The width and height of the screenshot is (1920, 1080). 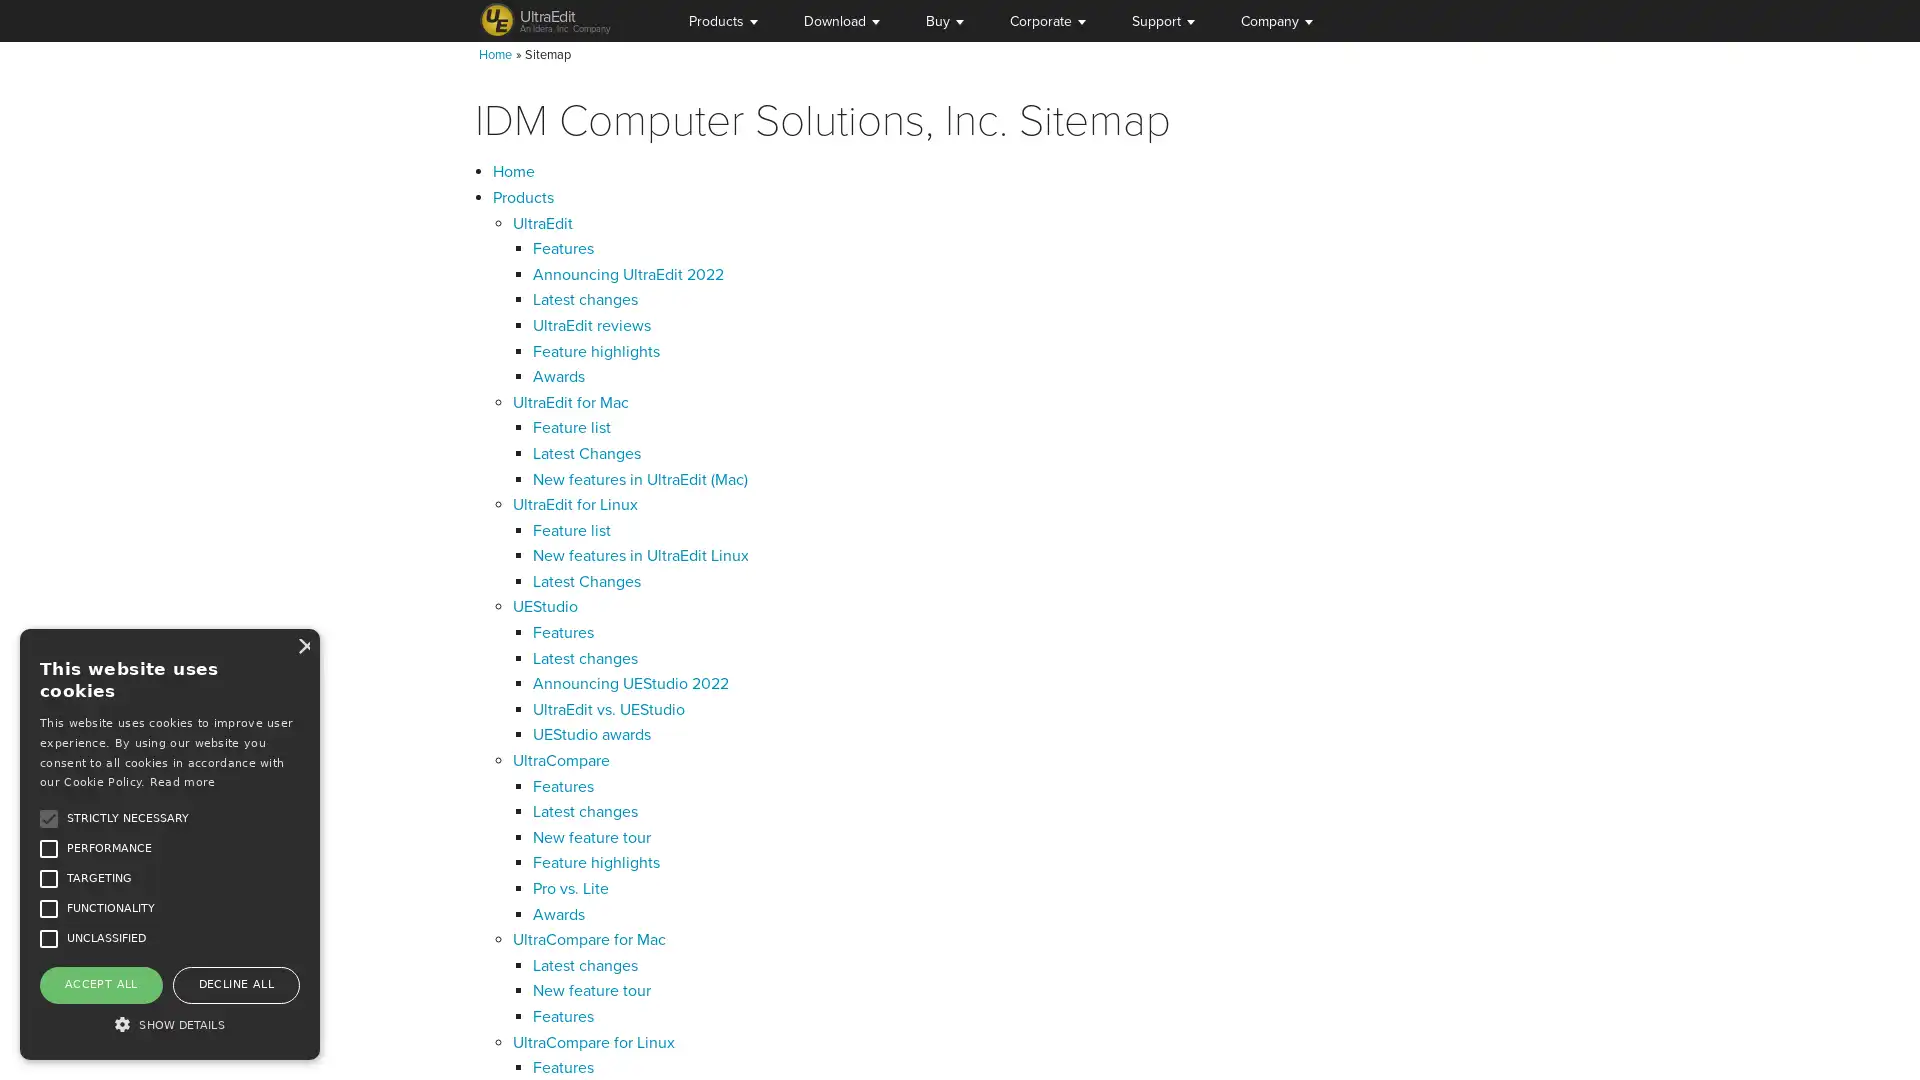 I want to click on Close, so click(x=301, y=645).